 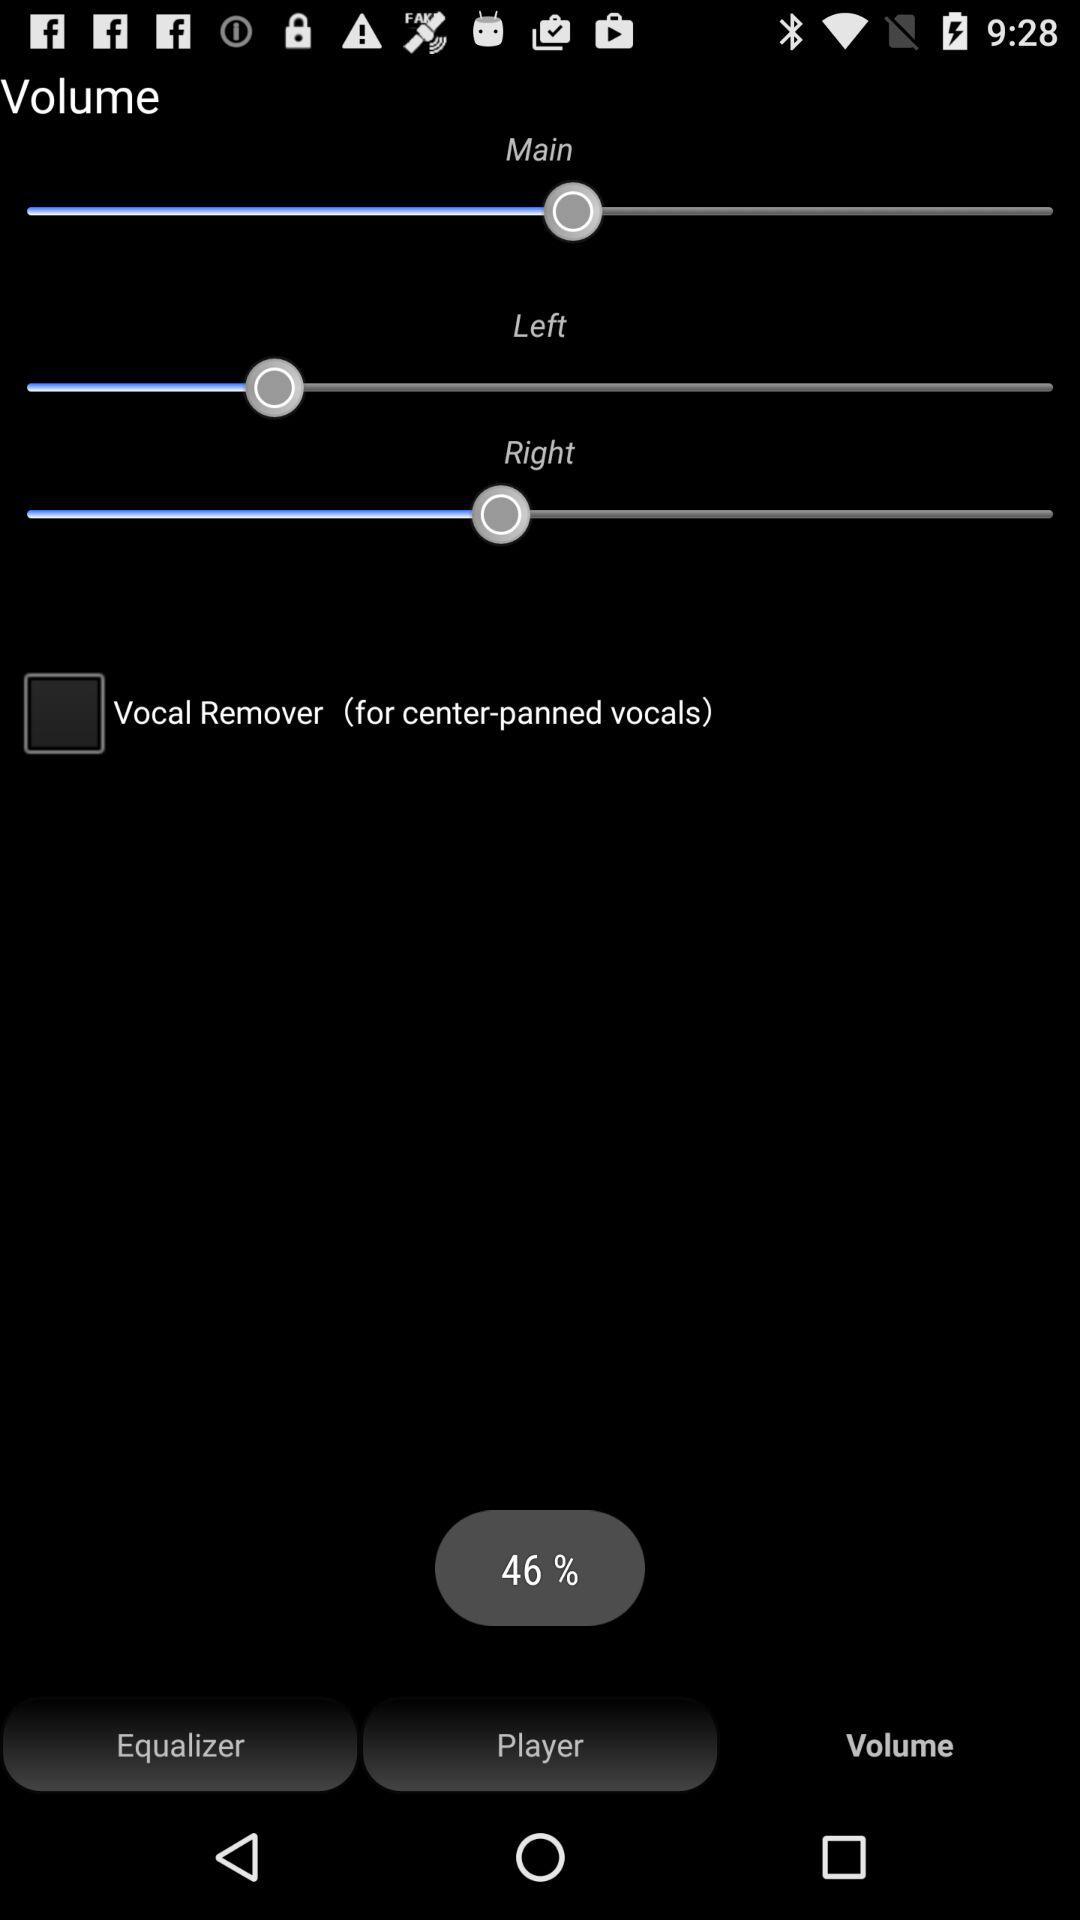 What do you see at coordinates (540, 1744) in the screenshot?
I see `option beside equalizer` at bounding box center [540, 1744].